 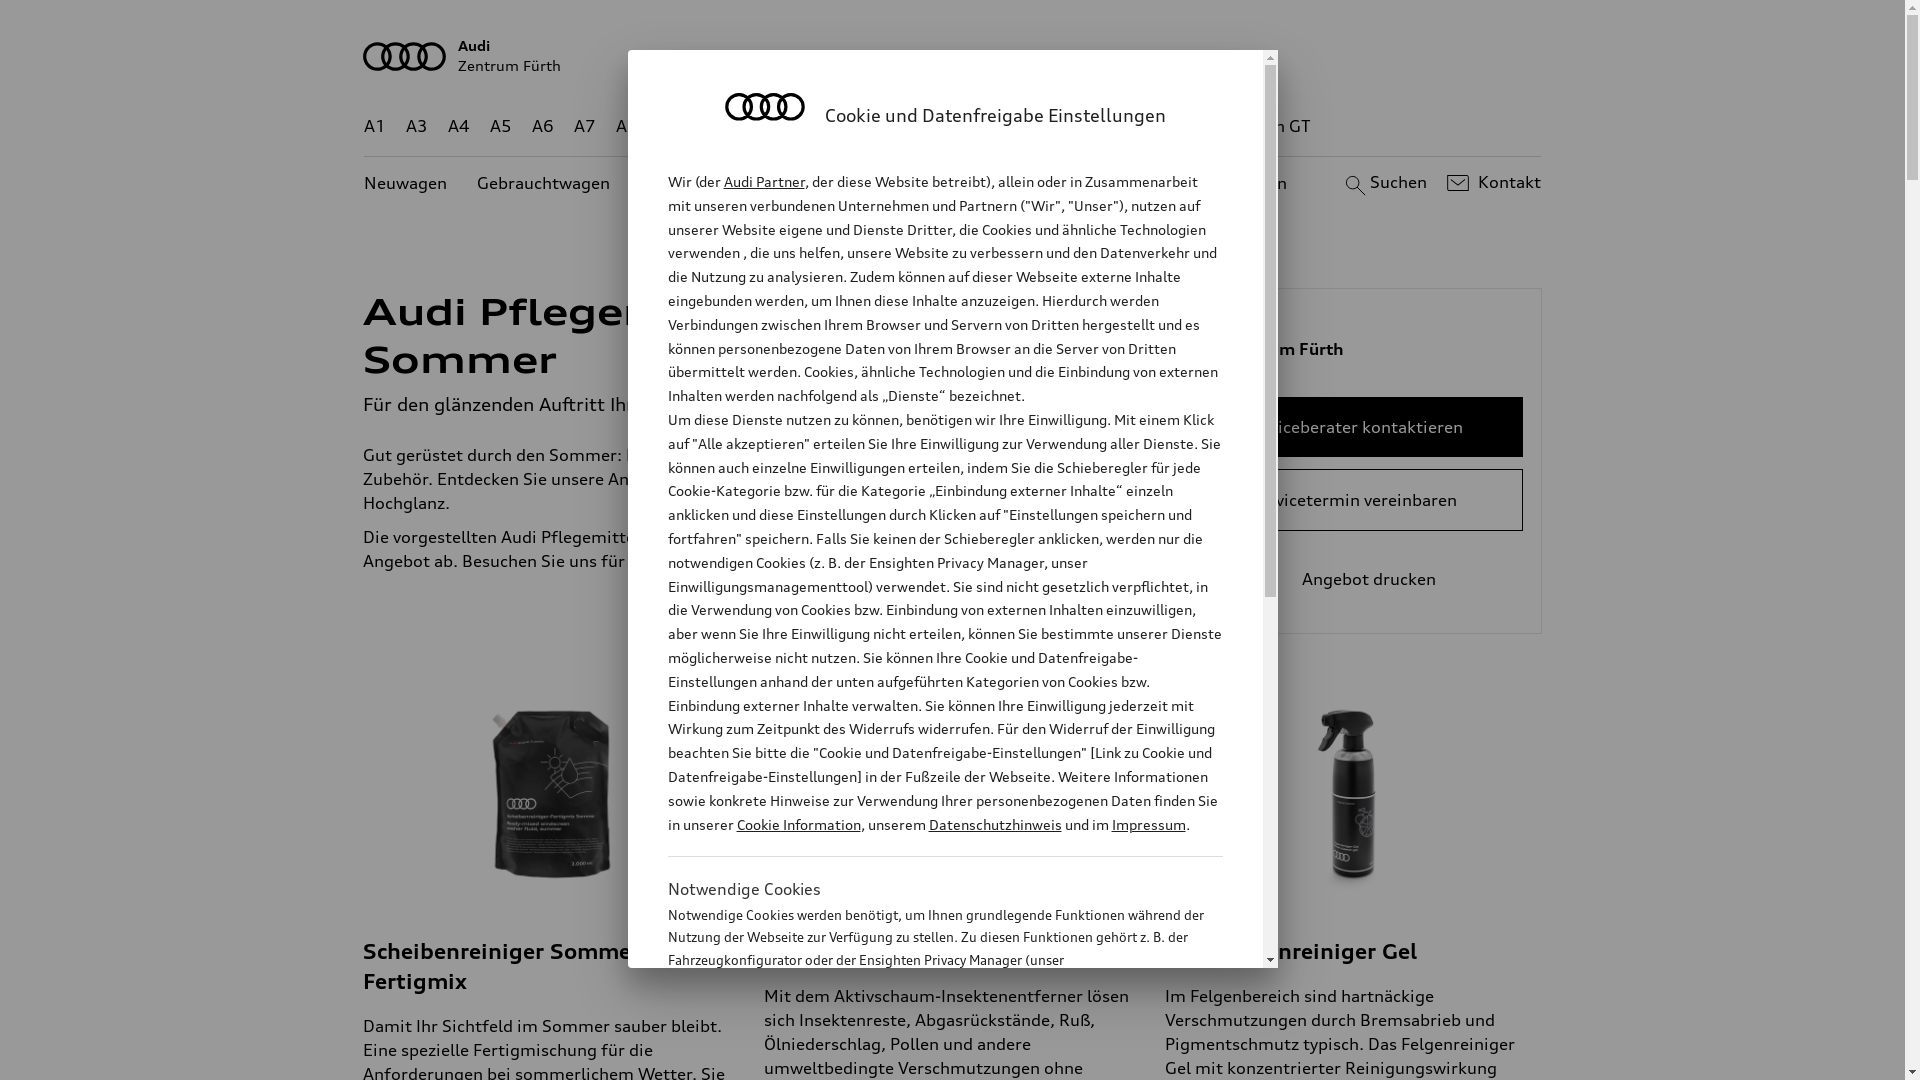 I want to click on 'TT', so click(x=1074, y=126).